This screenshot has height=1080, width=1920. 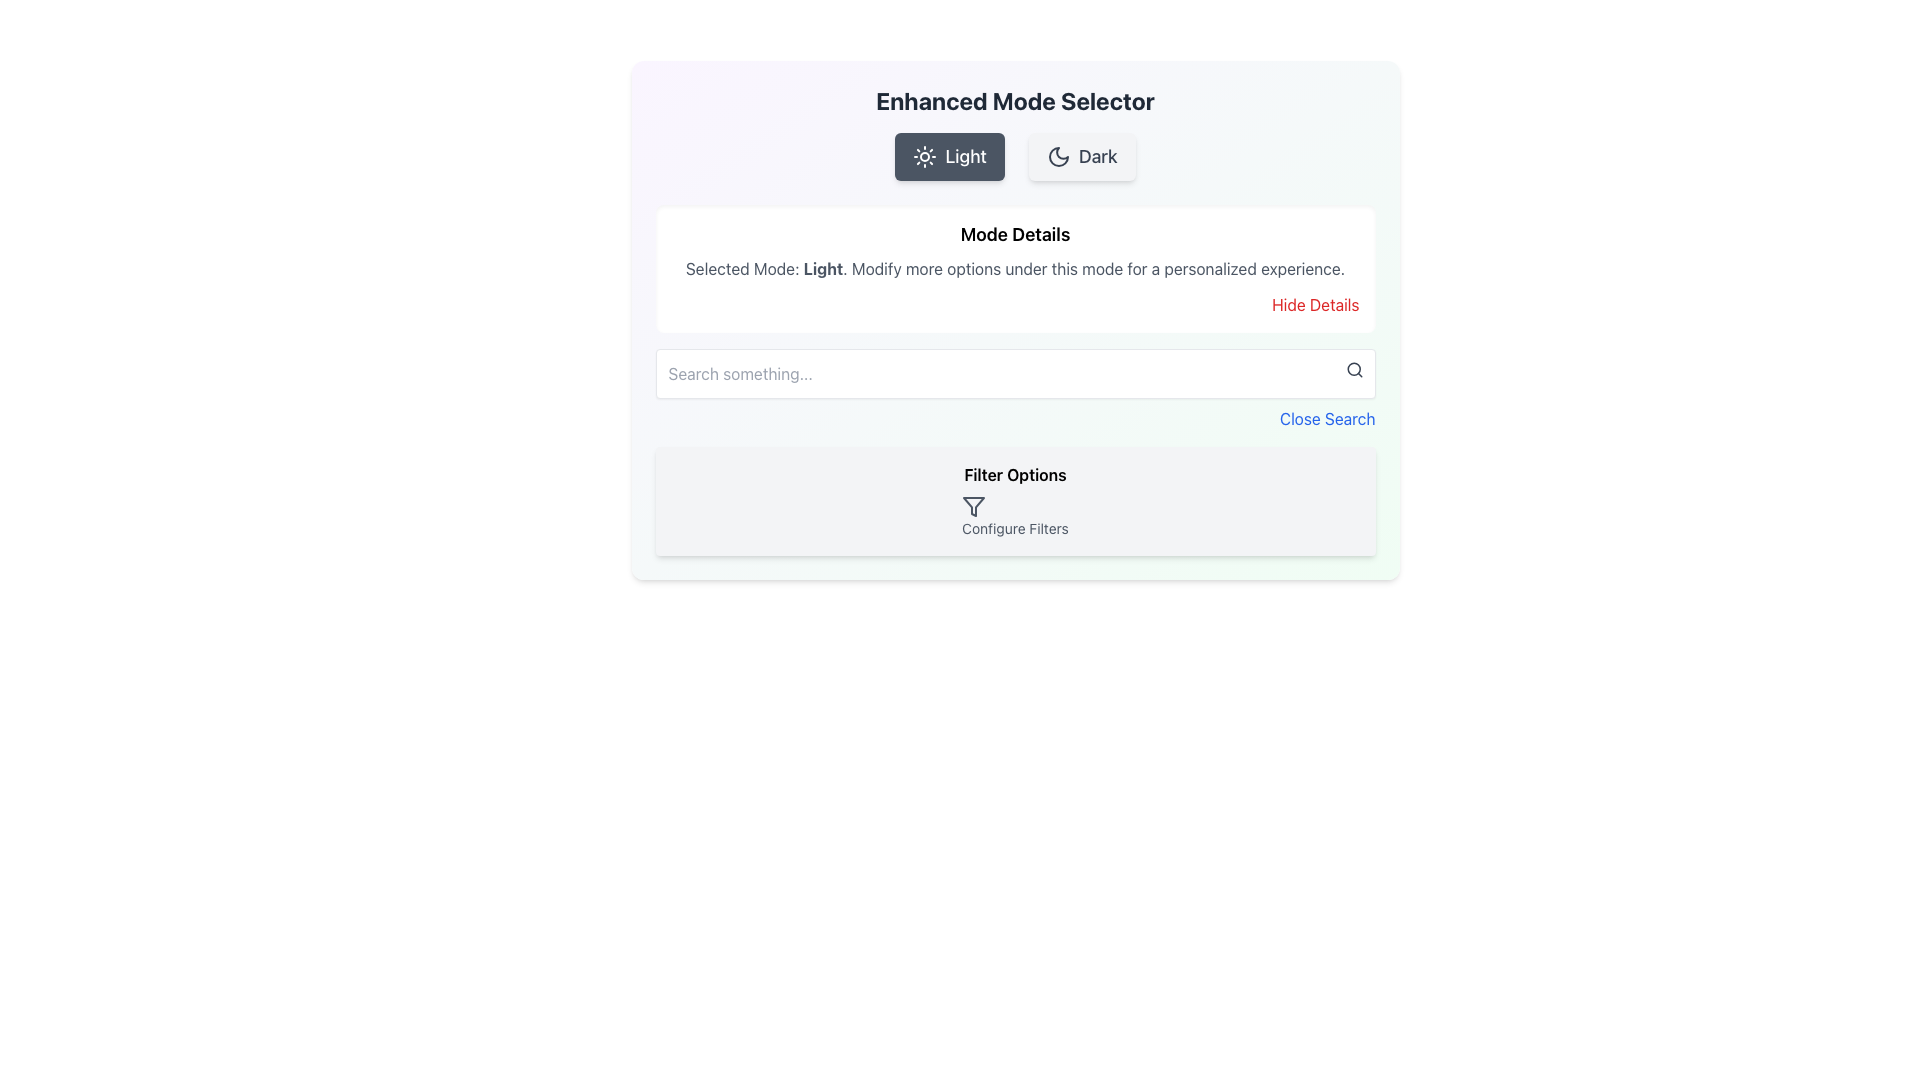 What do you see at coordinates (1056, 156) in the screenshot?
I see `the dark mode toggle icon located to the left of the 'Dark' label in the top-right corner of the 'Enhanced Mode Selector' section` at bounding box center [1056, 156].